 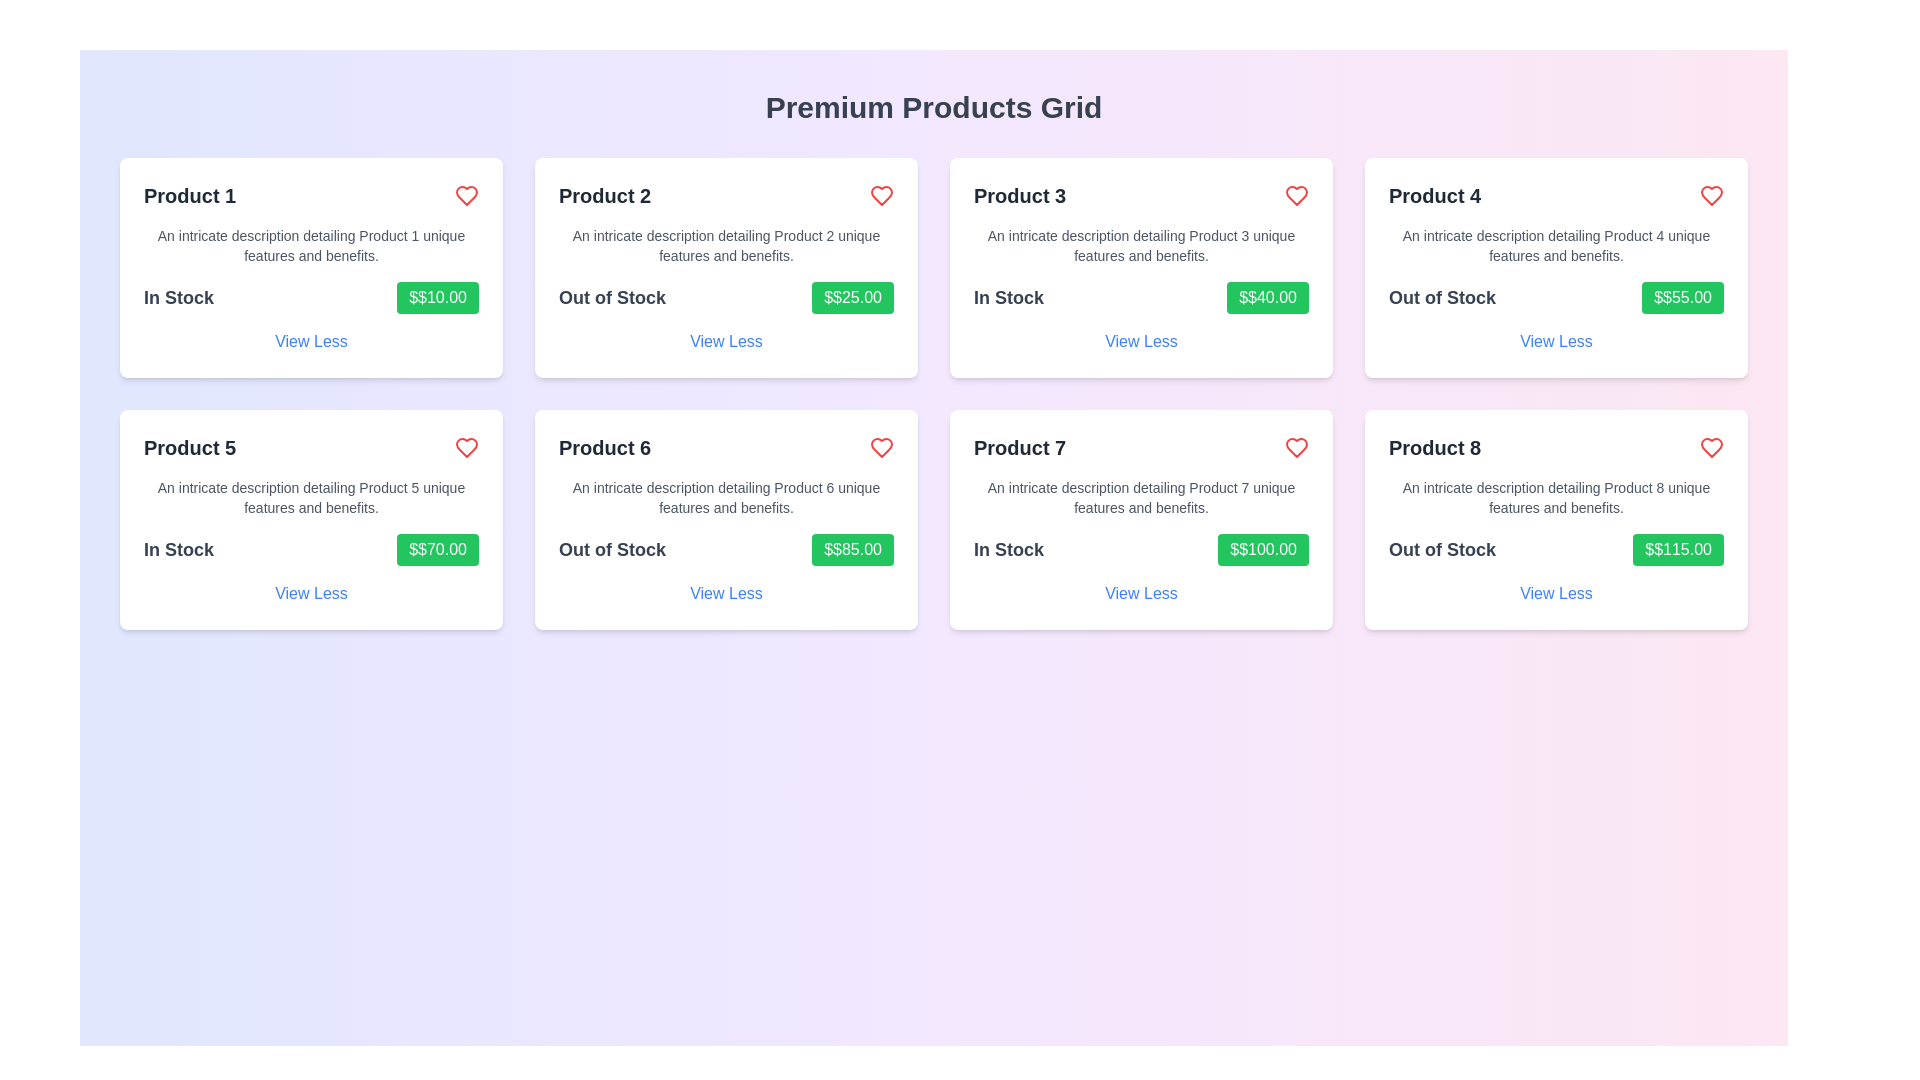 What do you see at coordinates (1141, 341) in the screenshot?
I see `the hyperlink located at the bottom right of the 'Product 3' card` at bounding box center [1141, 341].